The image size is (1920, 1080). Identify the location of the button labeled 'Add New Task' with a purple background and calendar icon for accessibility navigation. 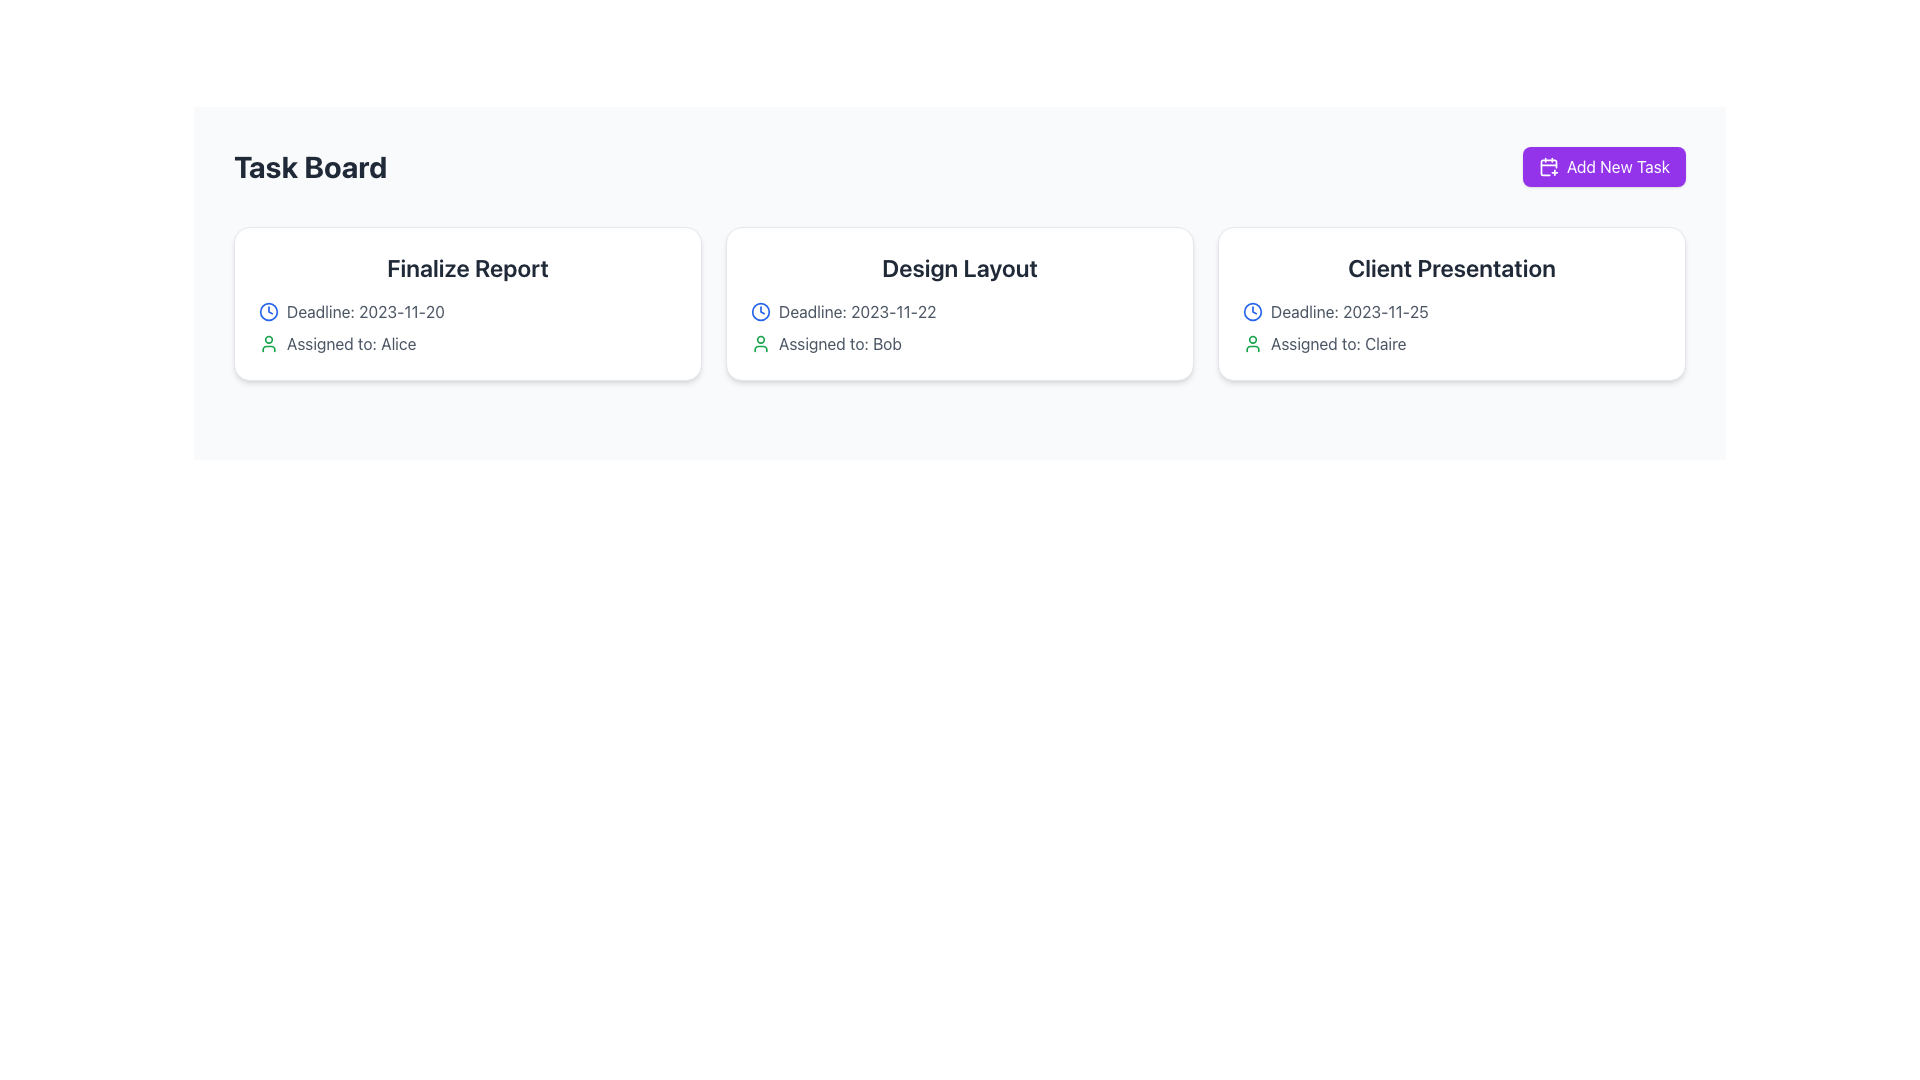
(1604, 165).